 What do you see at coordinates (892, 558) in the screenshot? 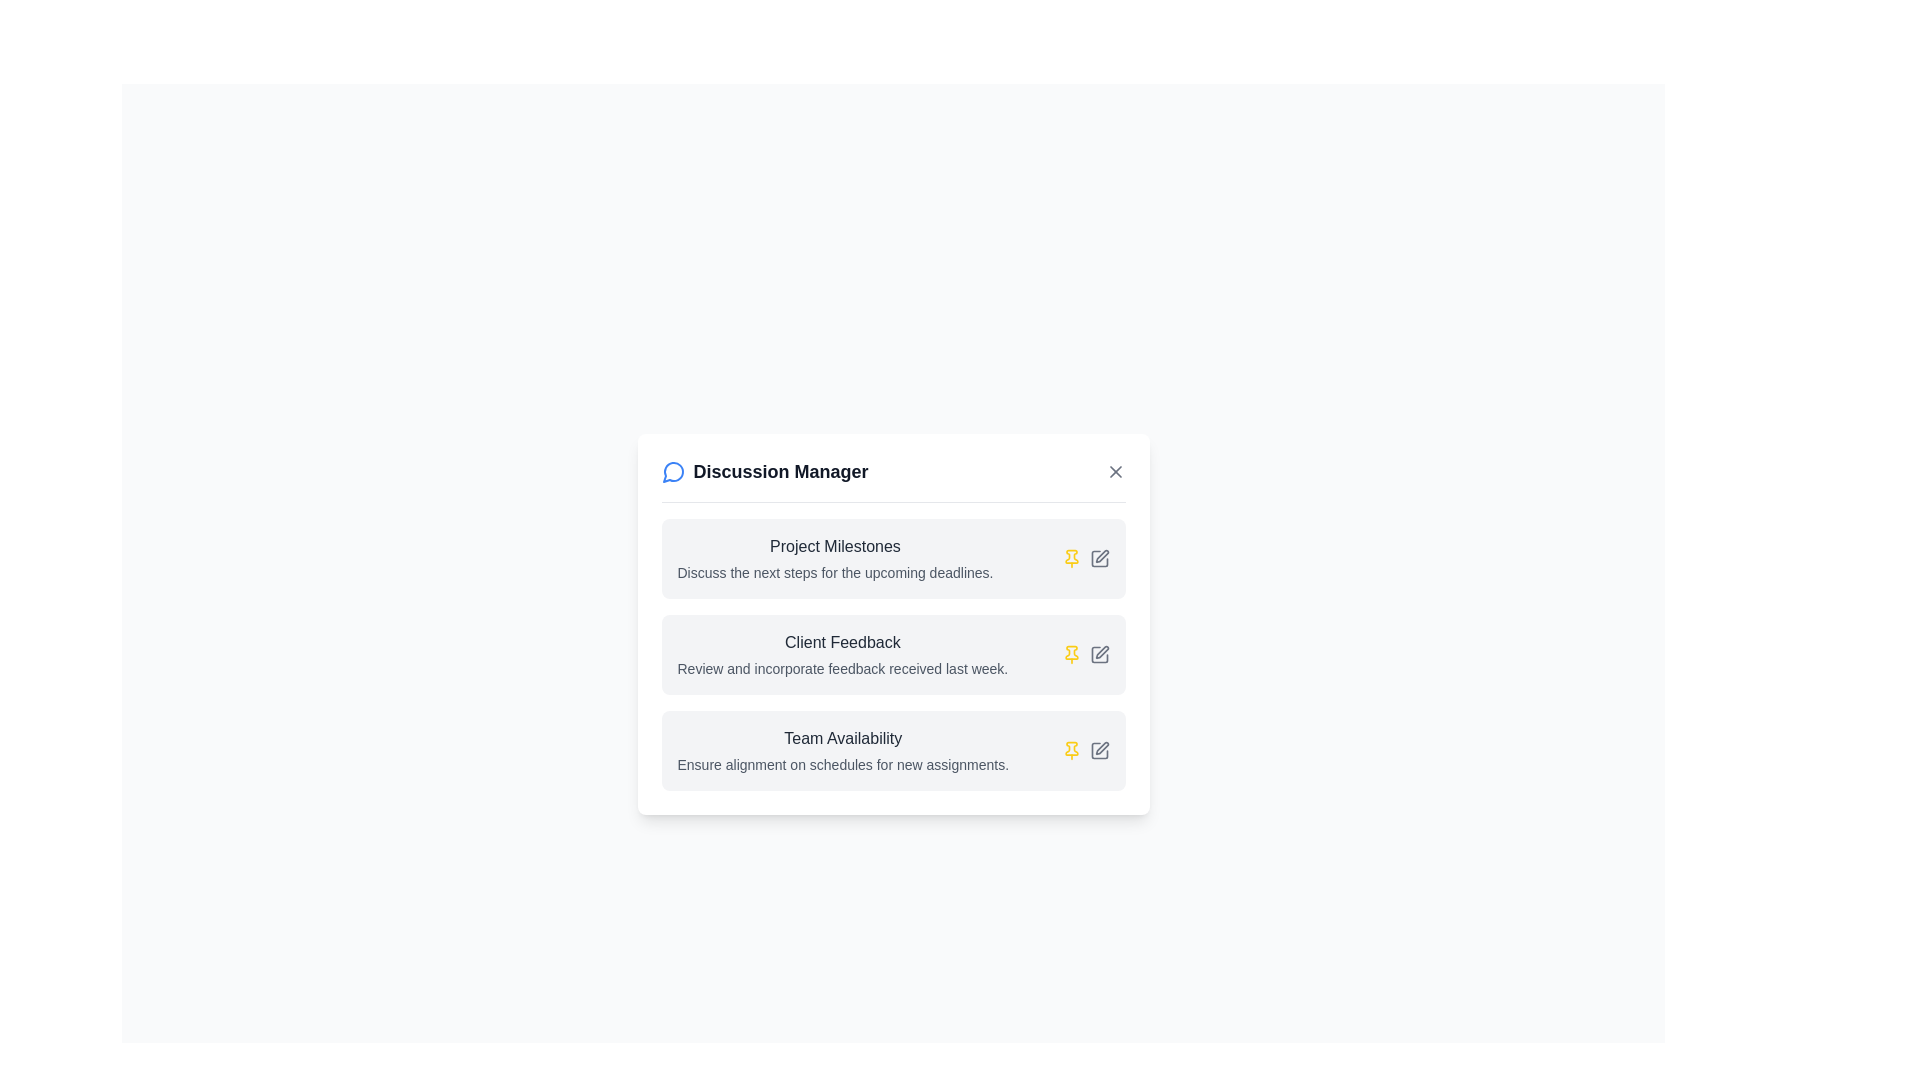
I see `the 'Project Milestones' list item in the 'Discussion Manager' dialog box, which is the topmost entry and features a bold header with descriptive text beneath it` at bounding box center [892, 558].